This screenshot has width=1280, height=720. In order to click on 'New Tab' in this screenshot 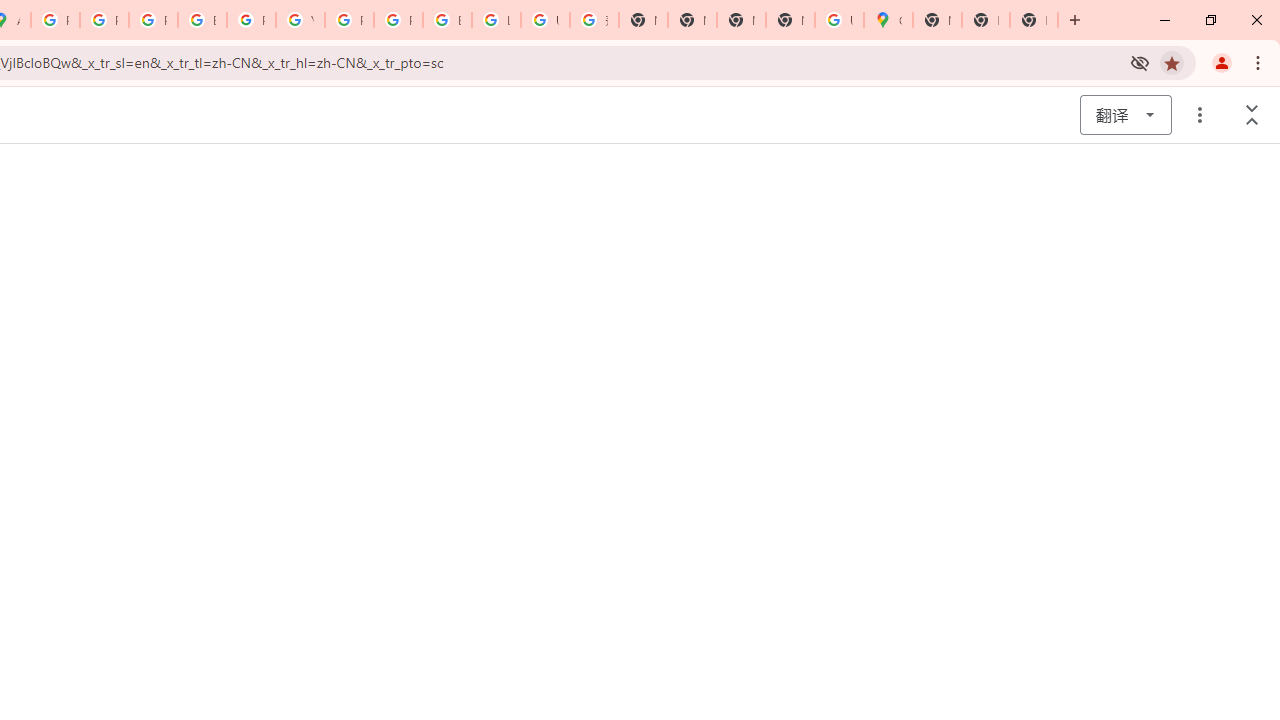, I will do `click(986, 20)`.